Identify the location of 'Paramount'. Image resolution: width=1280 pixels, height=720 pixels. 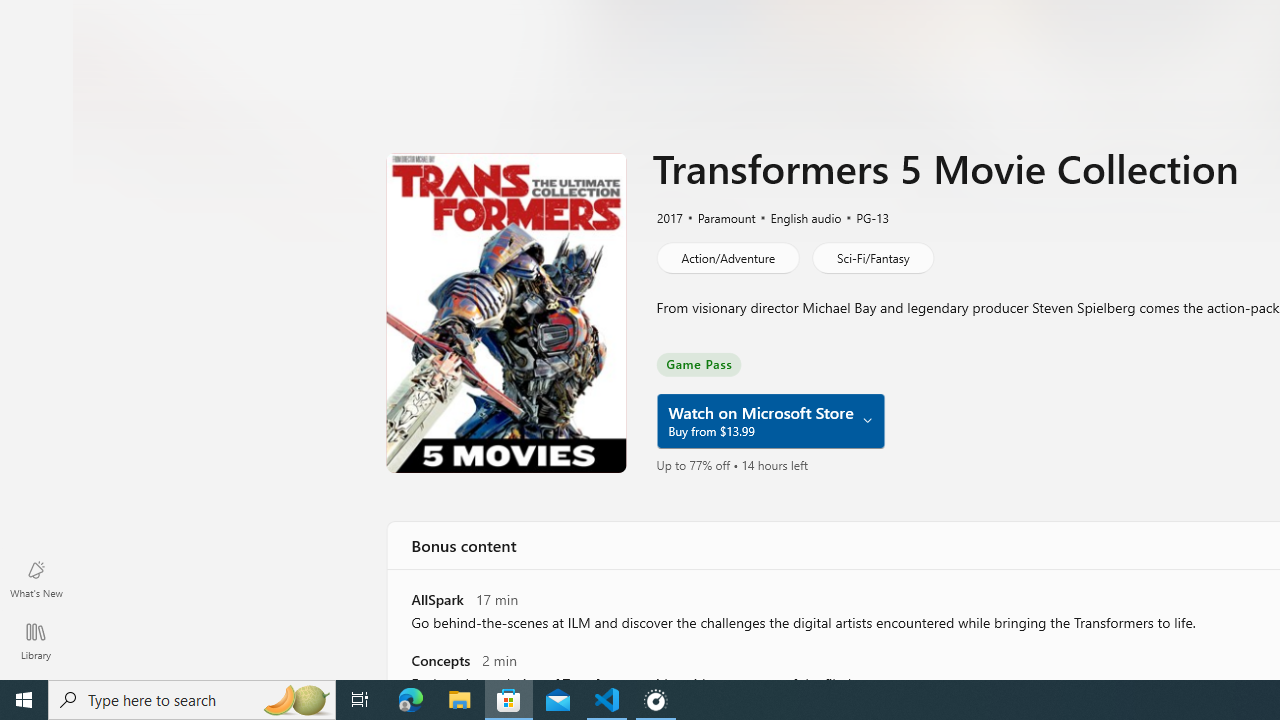
(718, 217).